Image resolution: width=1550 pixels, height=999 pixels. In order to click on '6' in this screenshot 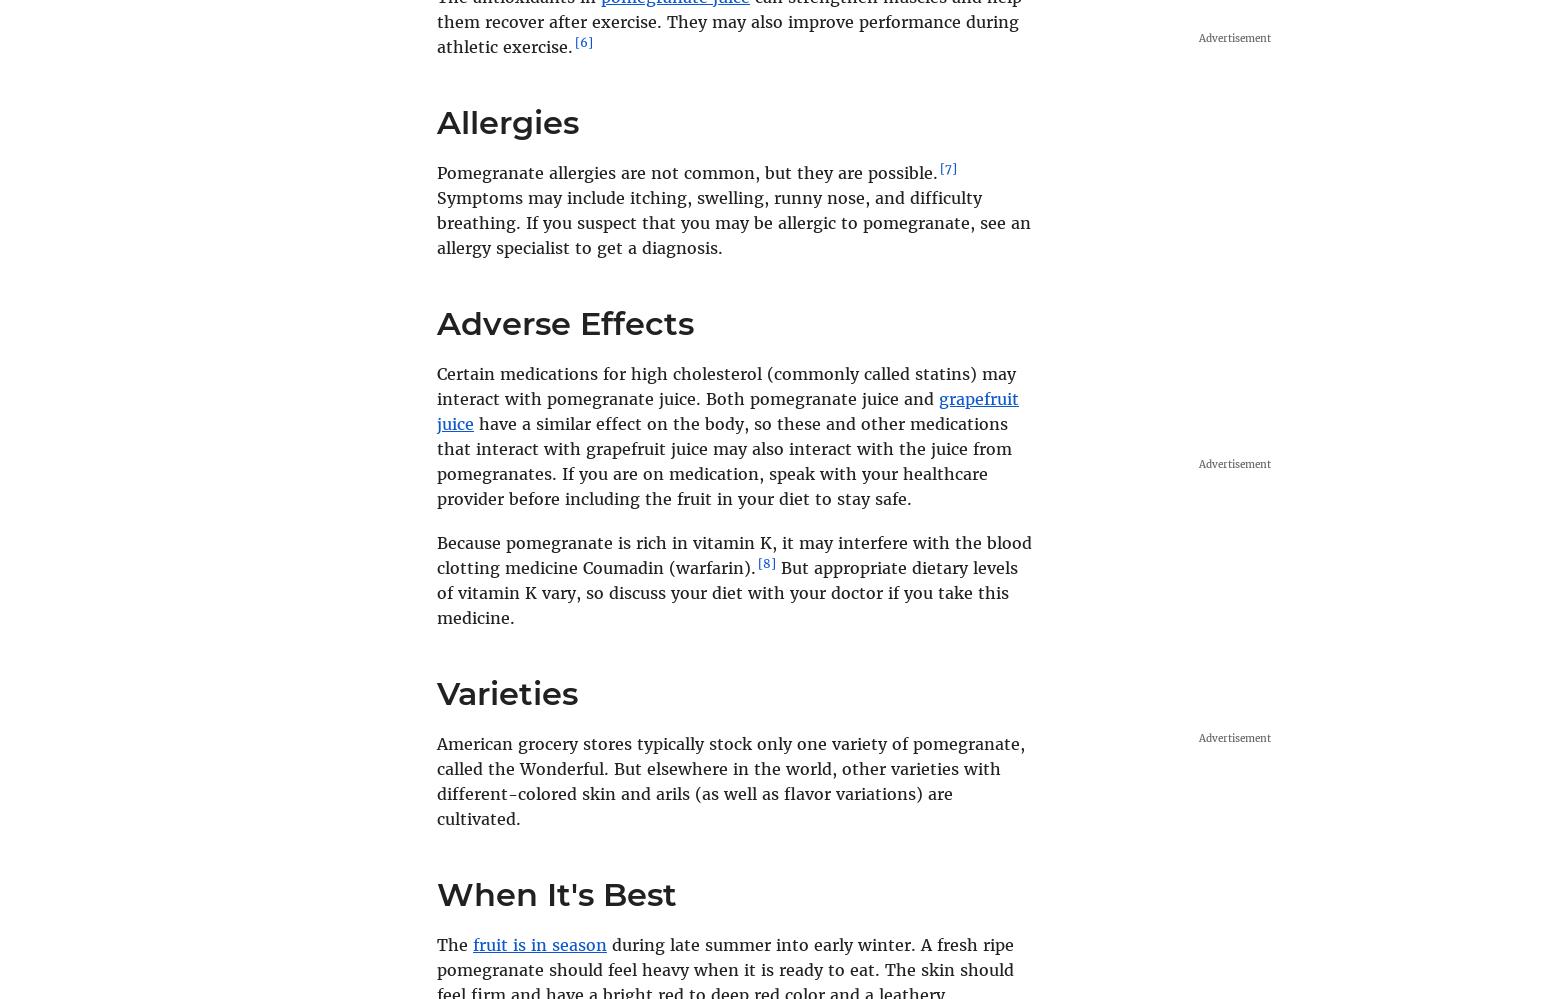, I will do `click(584, 42)`.